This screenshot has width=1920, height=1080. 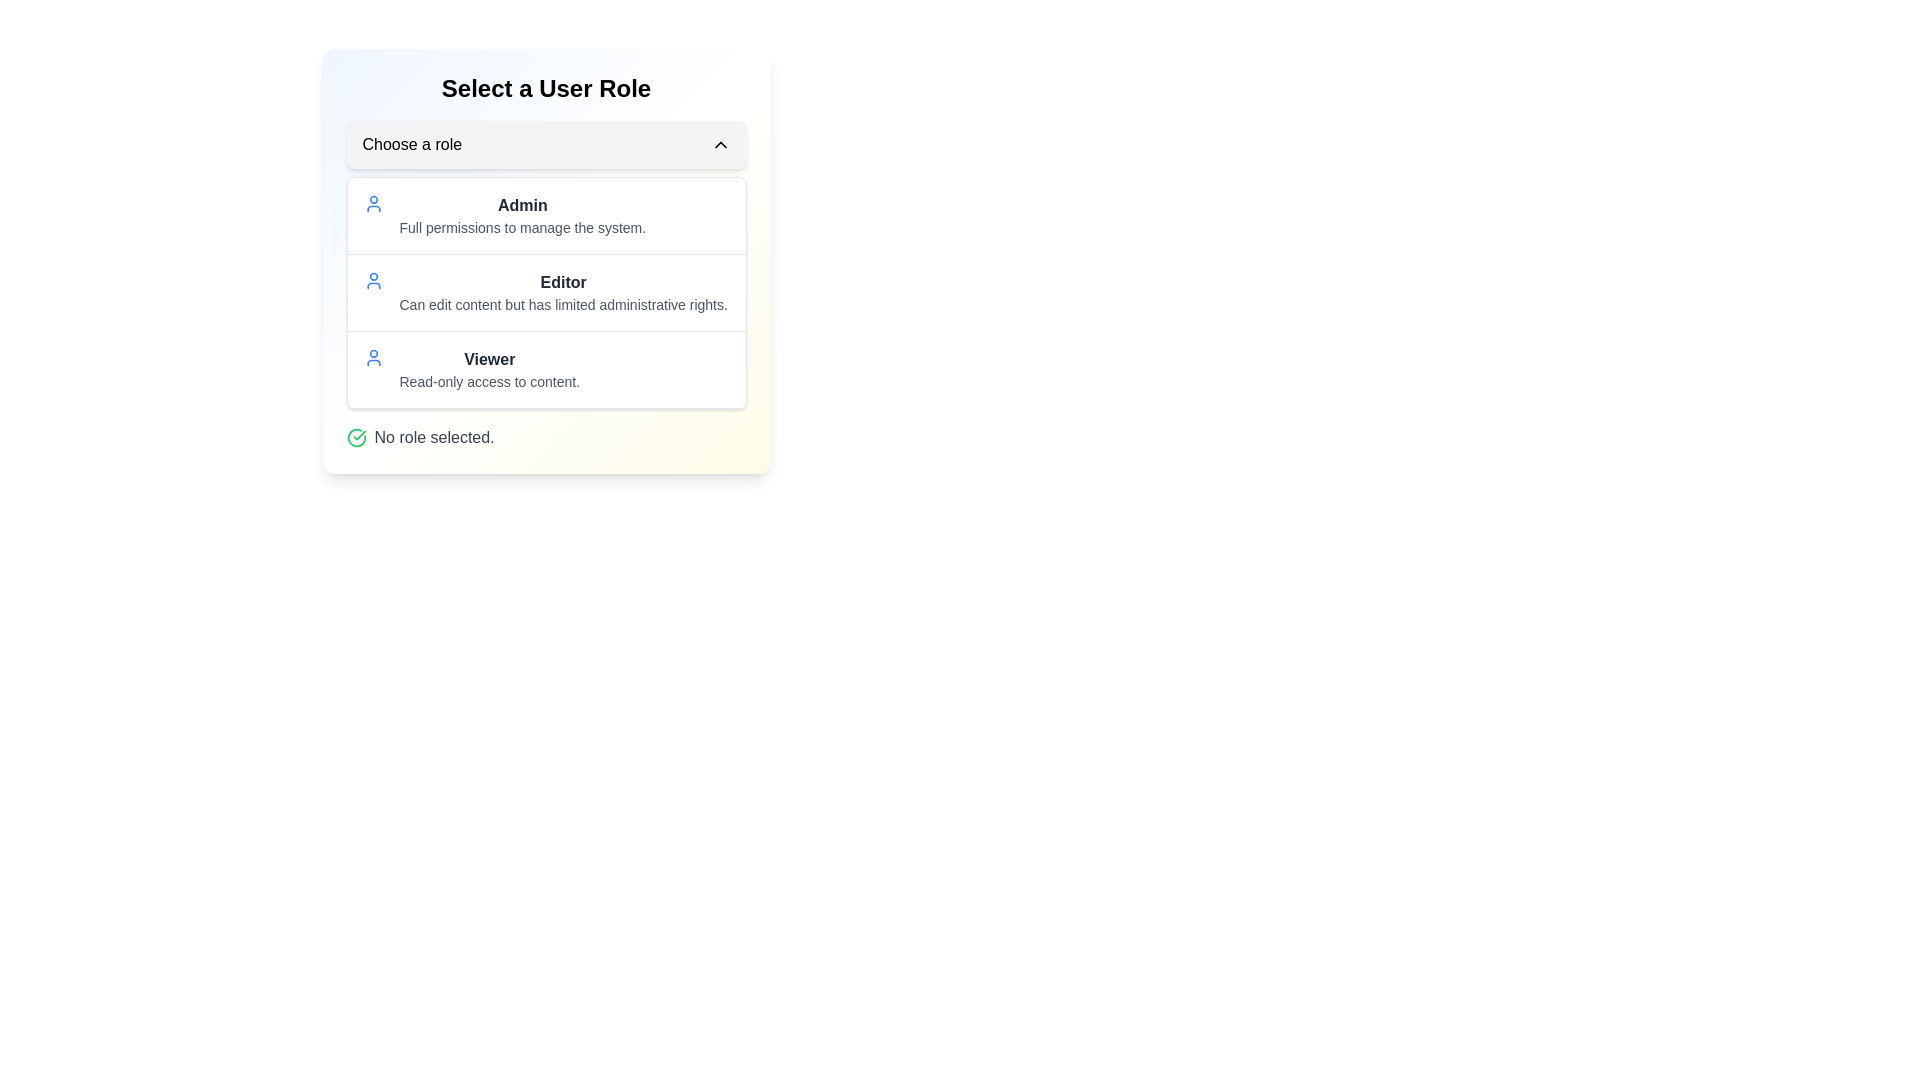 What do you see at coordinates (562, 293) in the screenshot?
I see `'Editor' text label which is styled as bold, followed by its description indicating limited administrative rights. This element is the second item in a vertical list of options, positioned between 'Admin' and 'Viewer'` at bounding box center [562, 293].